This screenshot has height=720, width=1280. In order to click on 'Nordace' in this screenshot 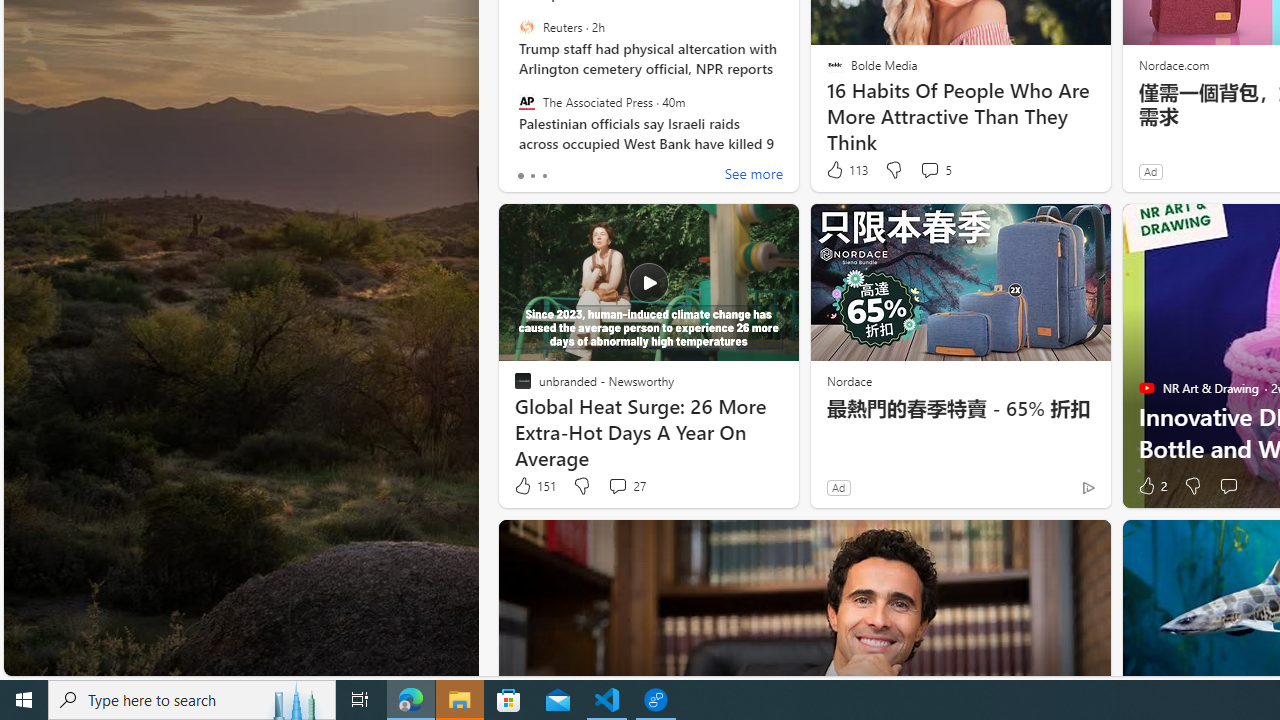, I will do `click(848, 380)`.